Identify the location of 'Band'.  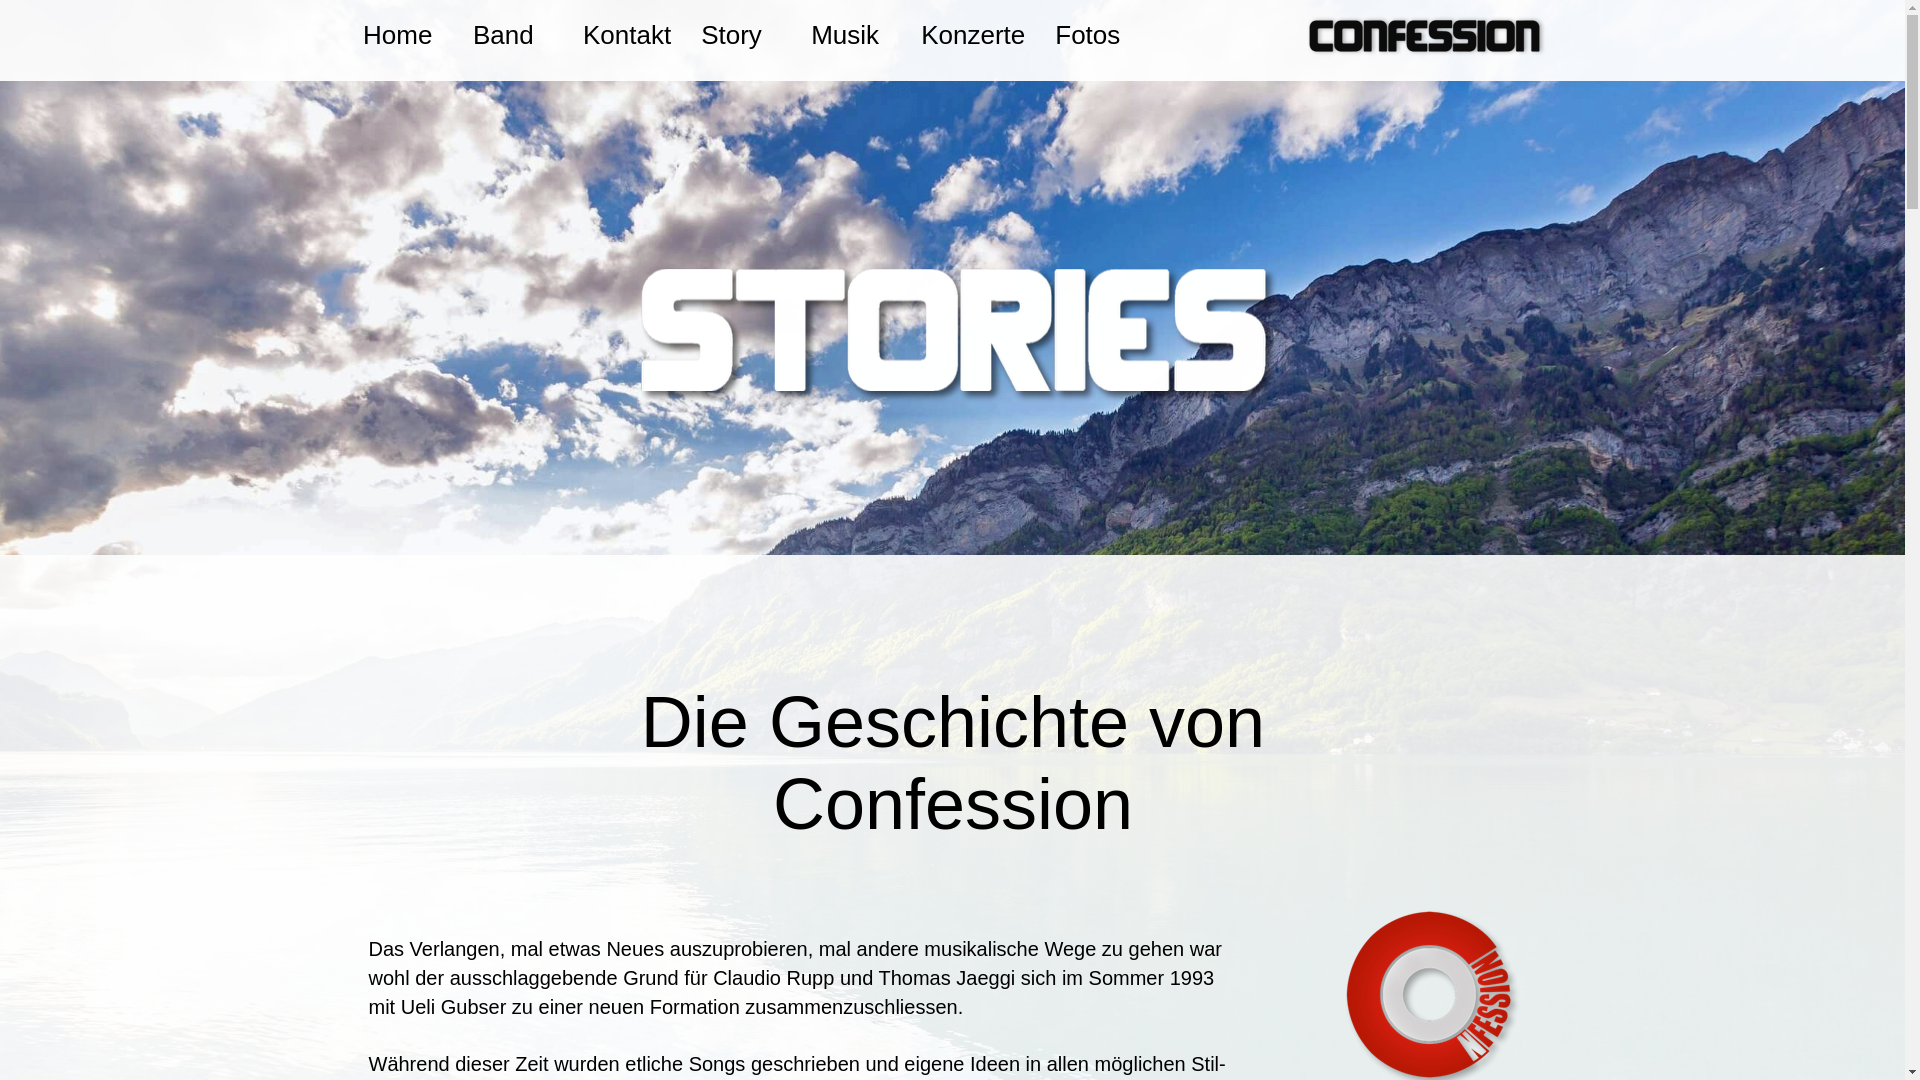
(513, 34).